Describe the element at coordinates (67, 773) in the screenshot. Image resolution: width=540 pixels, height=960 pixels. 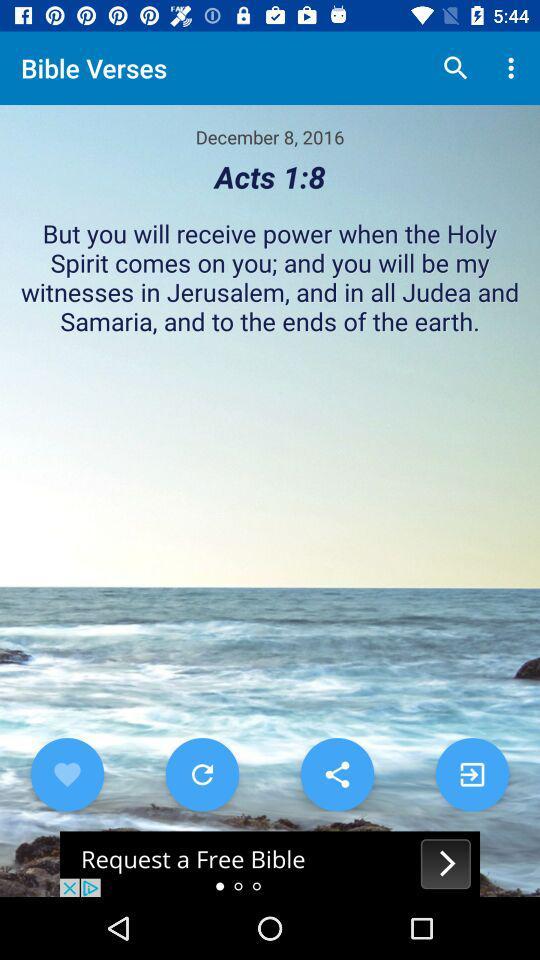
I see `to like` at that location.